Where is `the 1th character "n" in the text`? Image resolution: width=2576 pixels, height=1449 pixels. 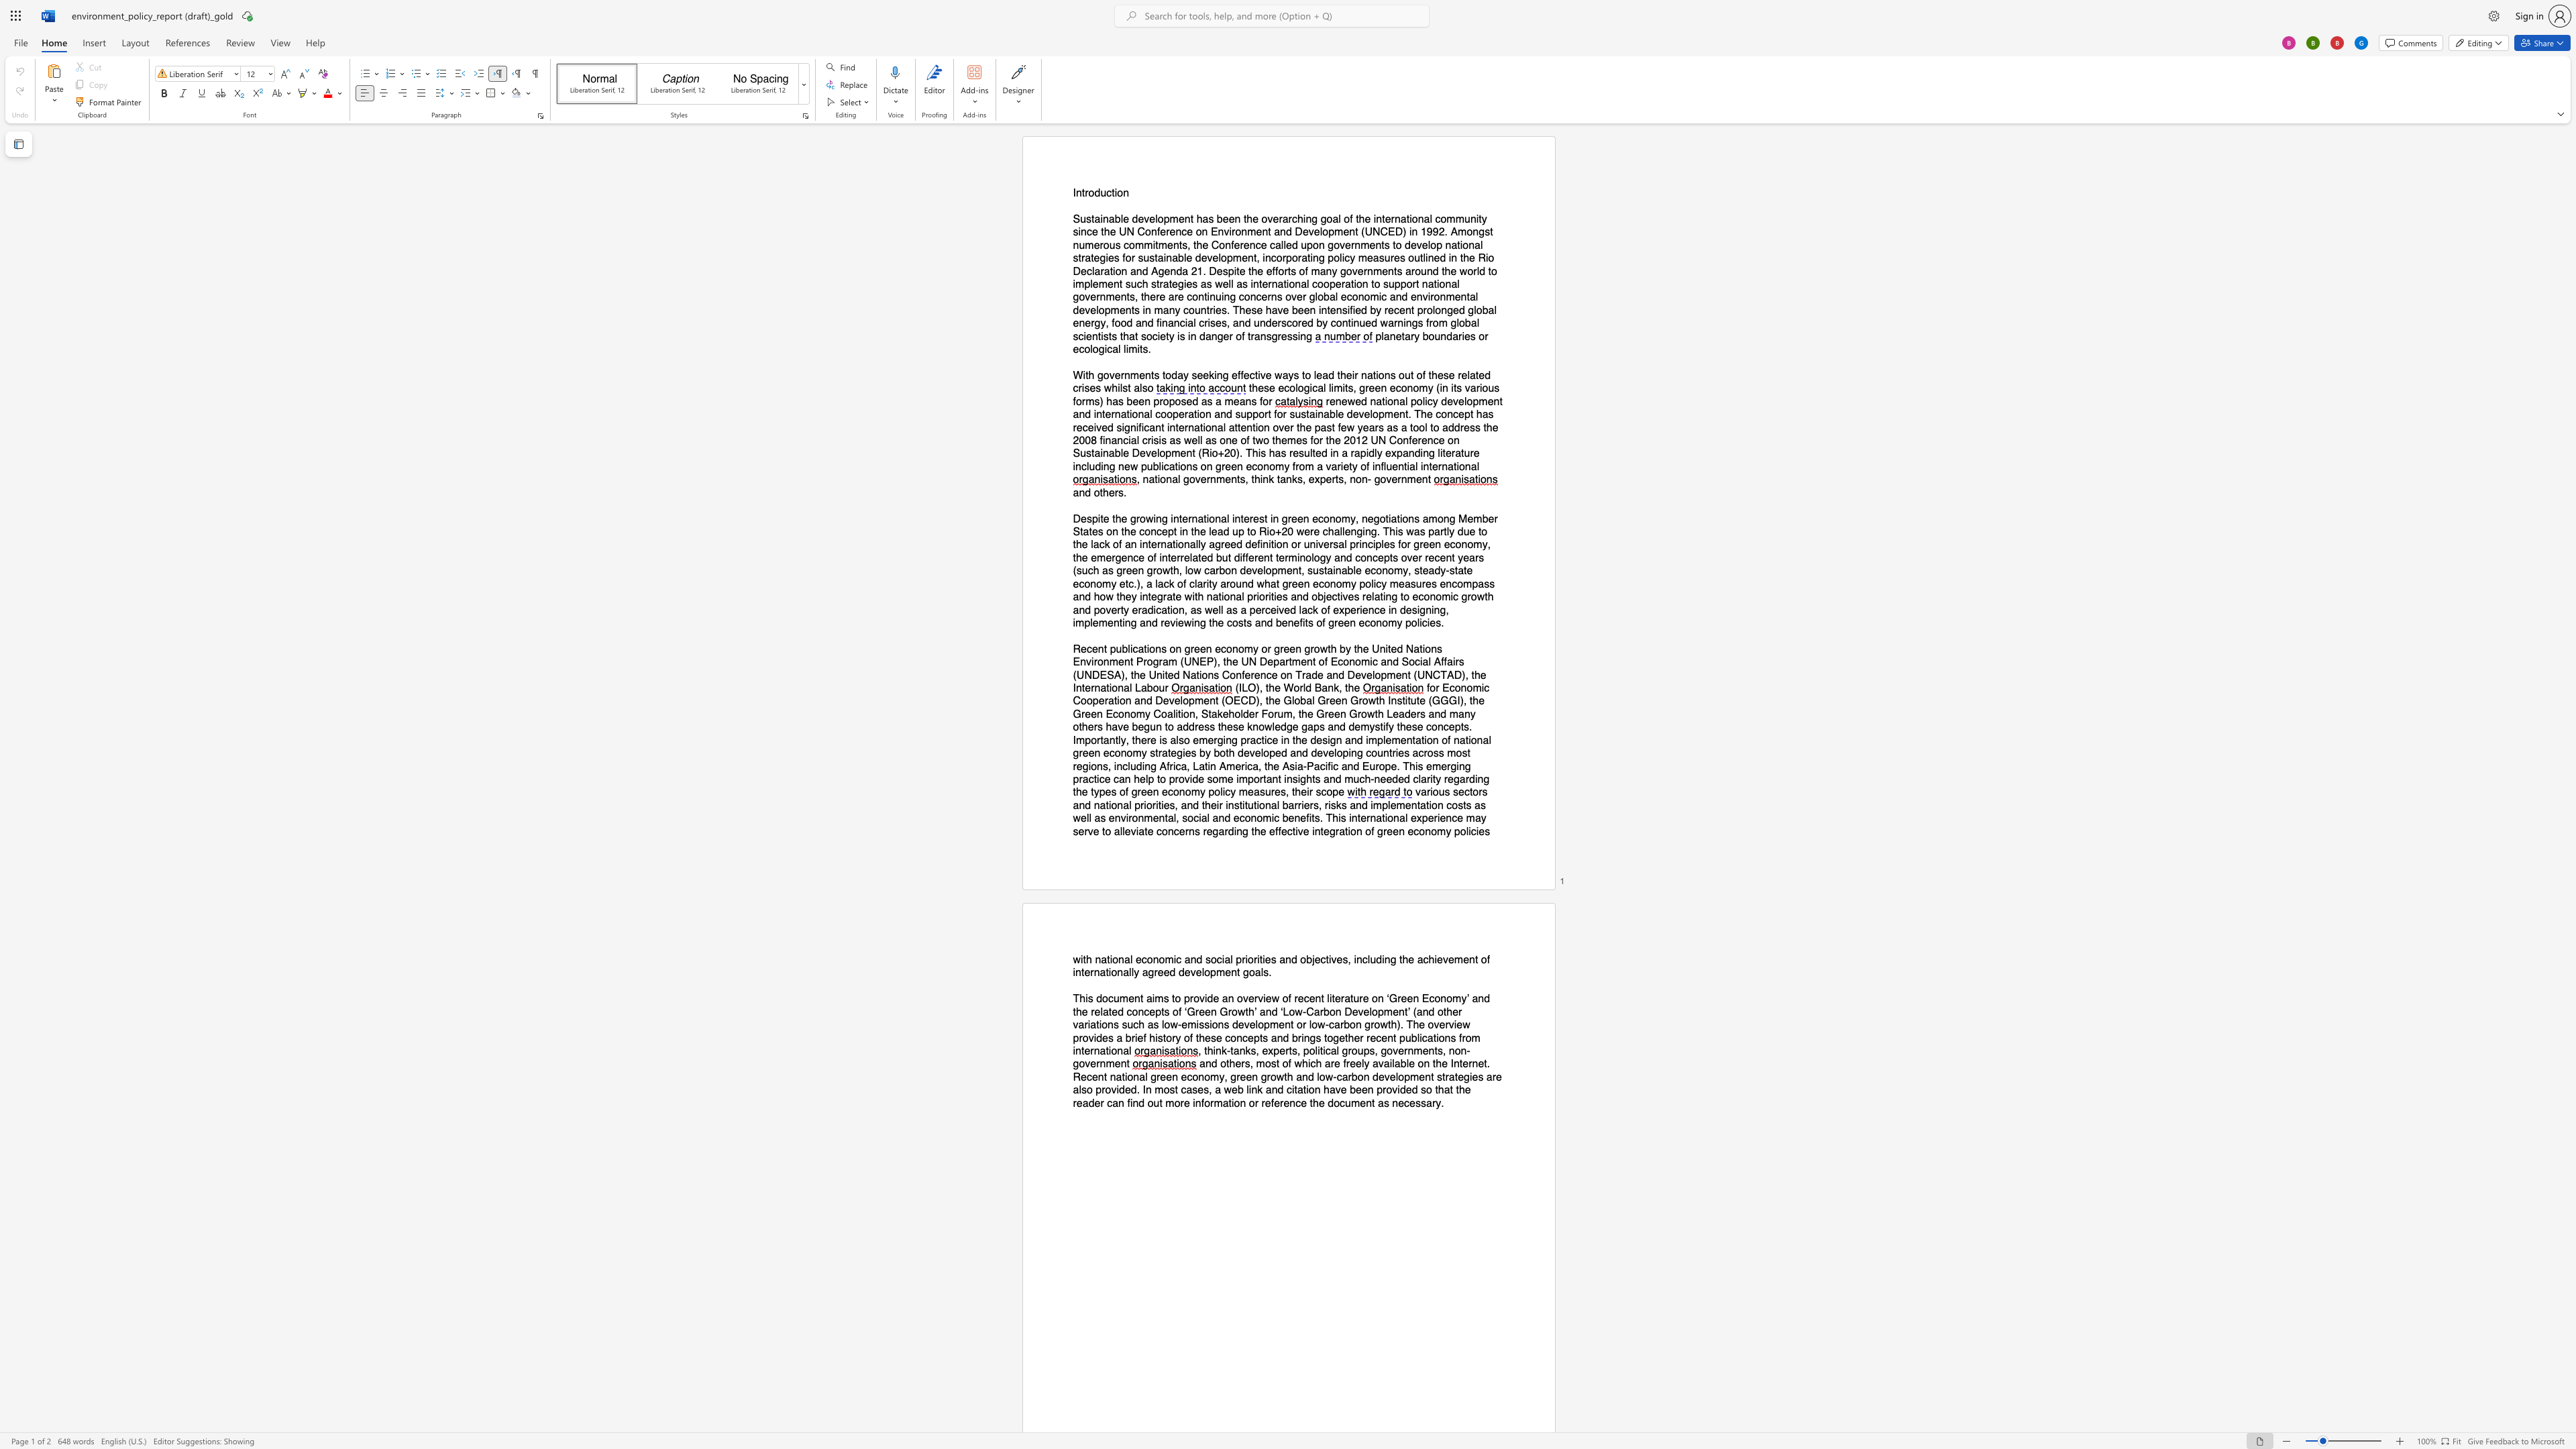
the 1th character "n" in the text is located at coordinates (1318, 830).